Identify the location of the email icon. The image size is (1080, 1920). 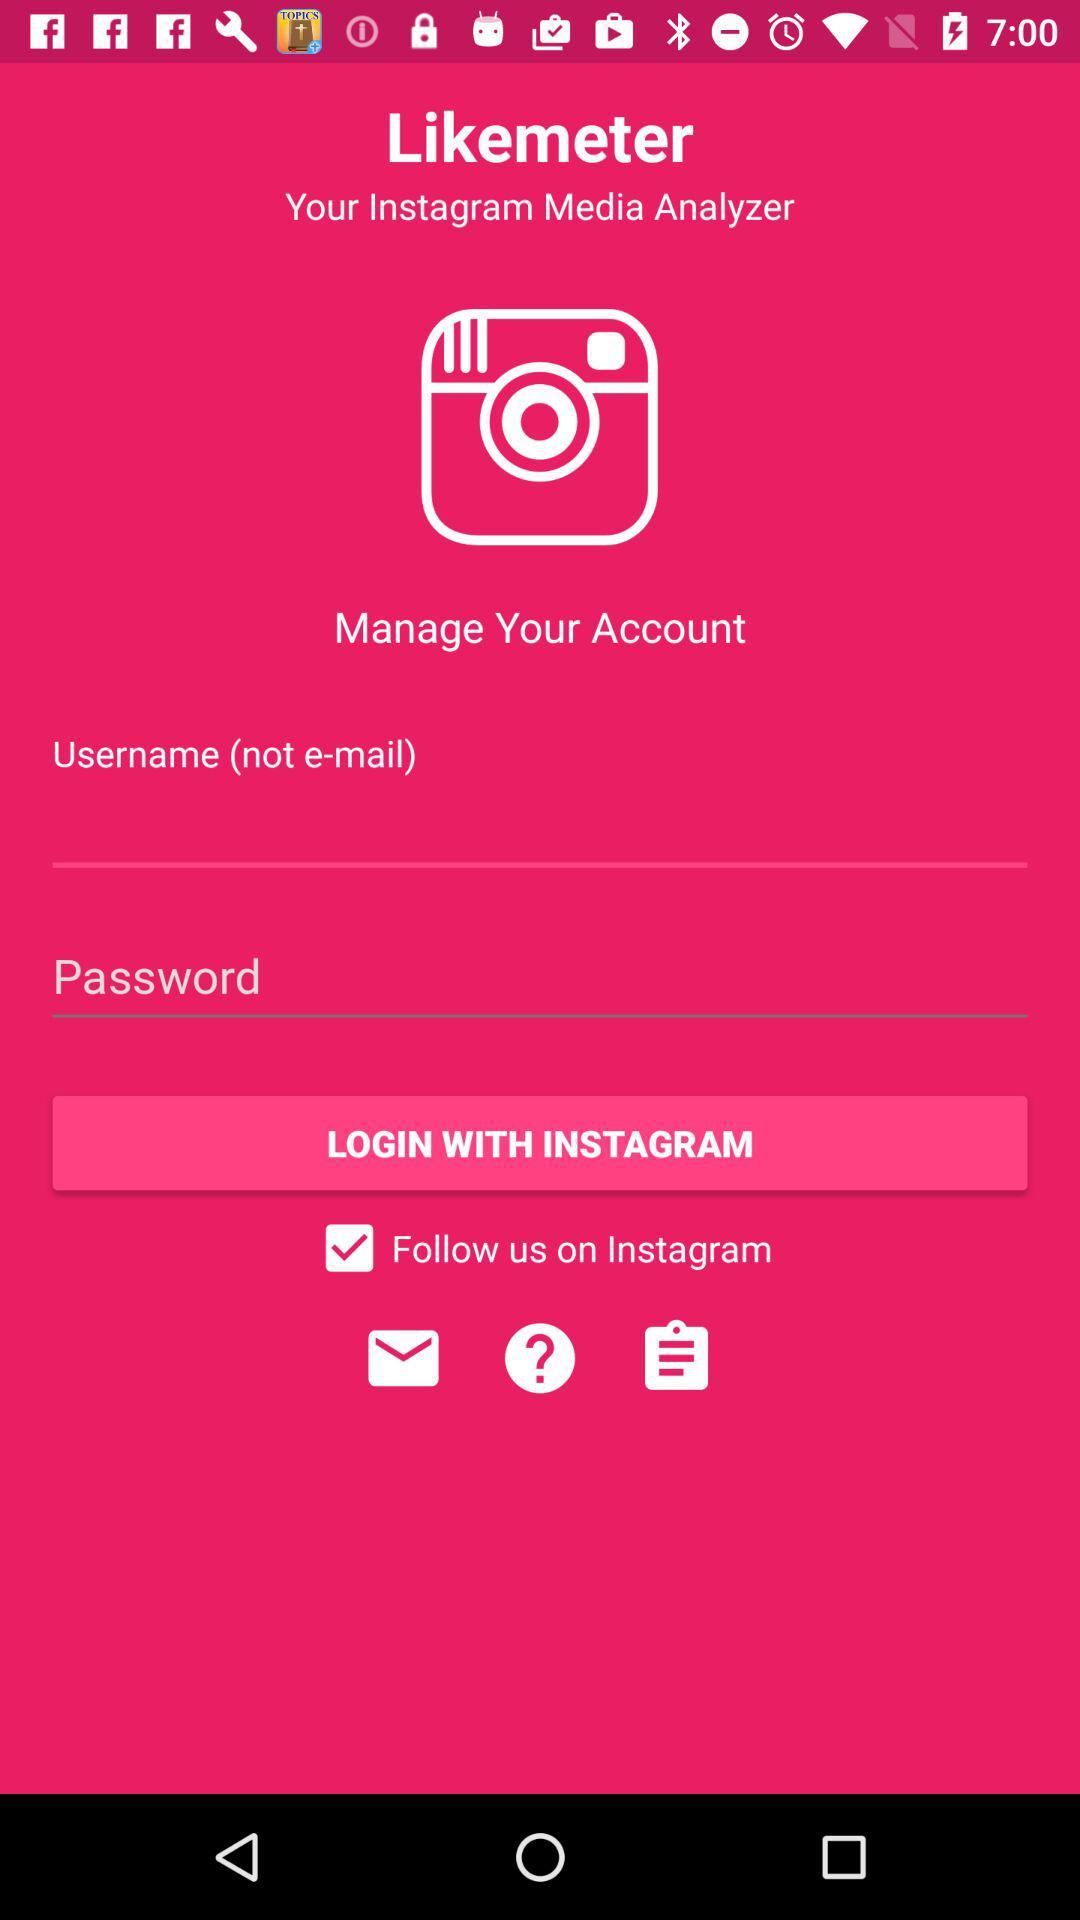
(403, 1358).